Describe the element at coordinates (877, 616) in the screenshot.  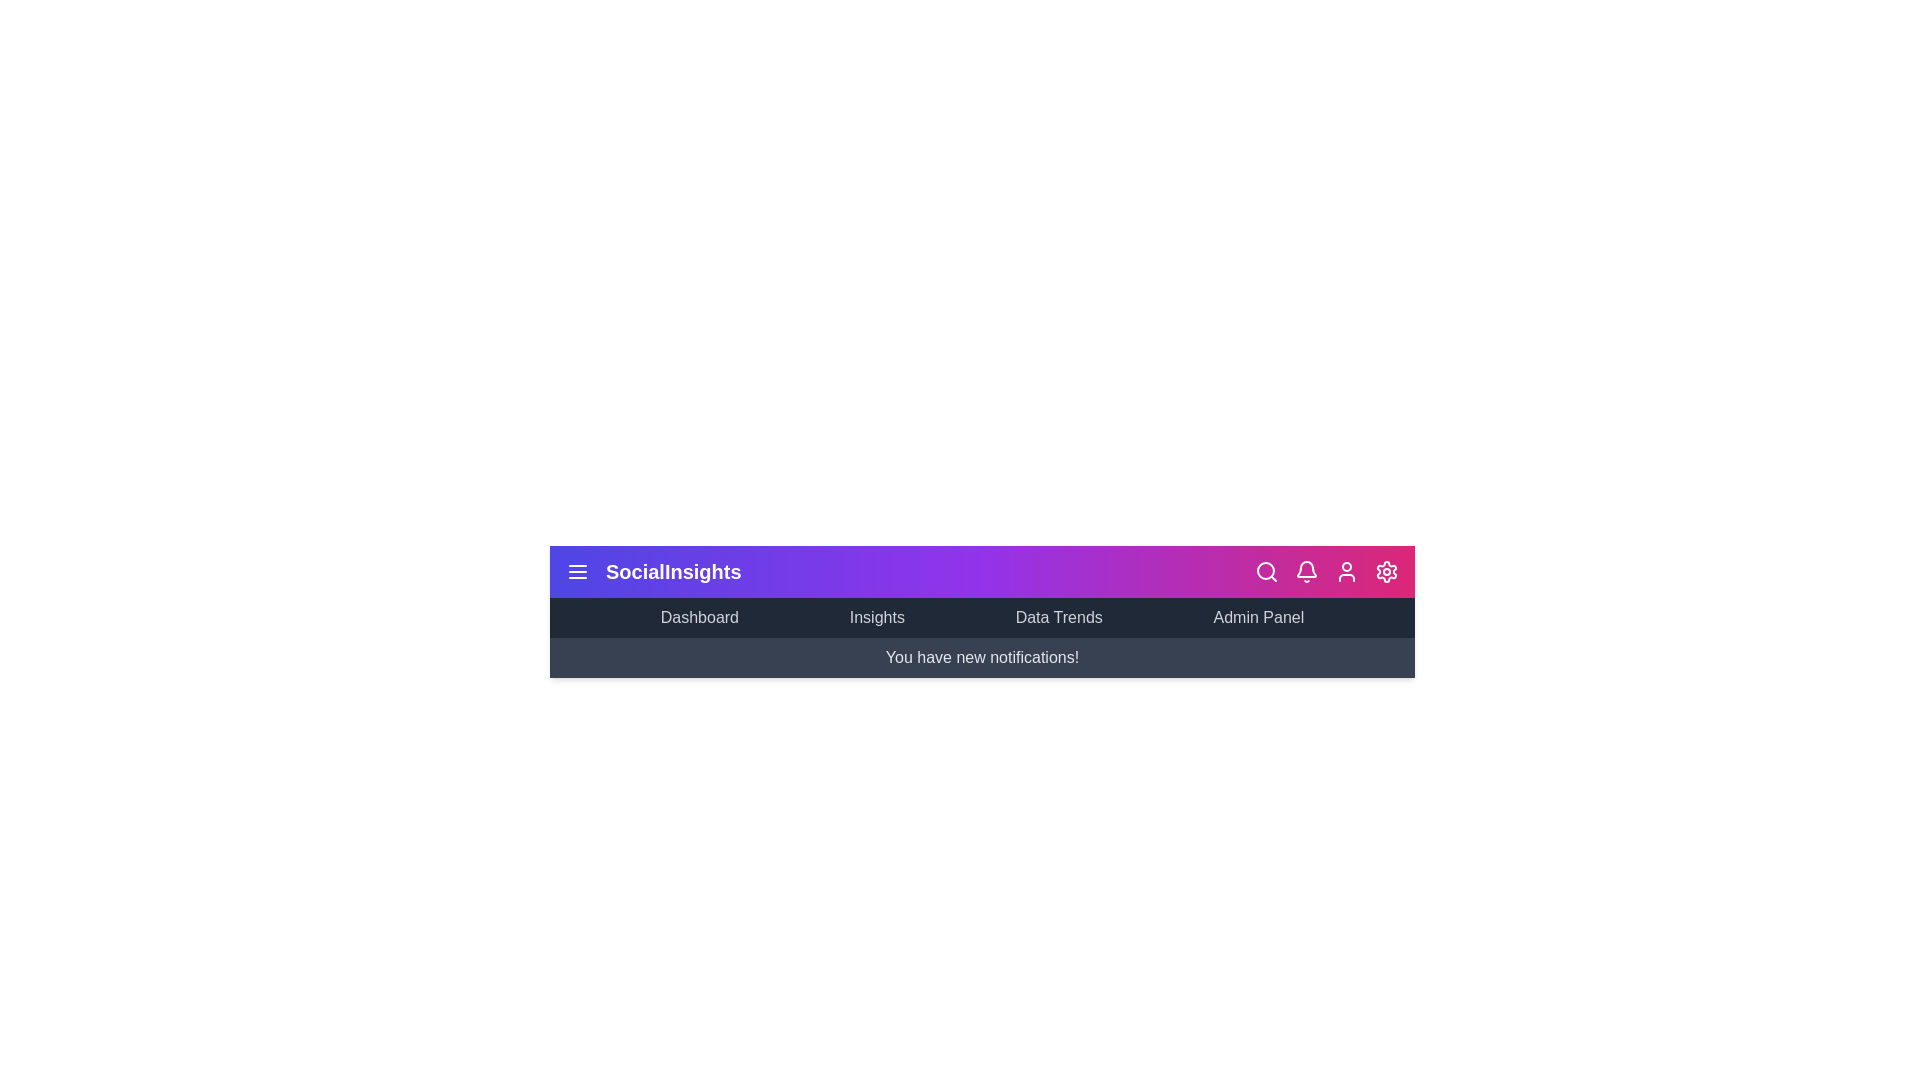
I see `the 'Insights' menu item in the navigation bar` at that location.